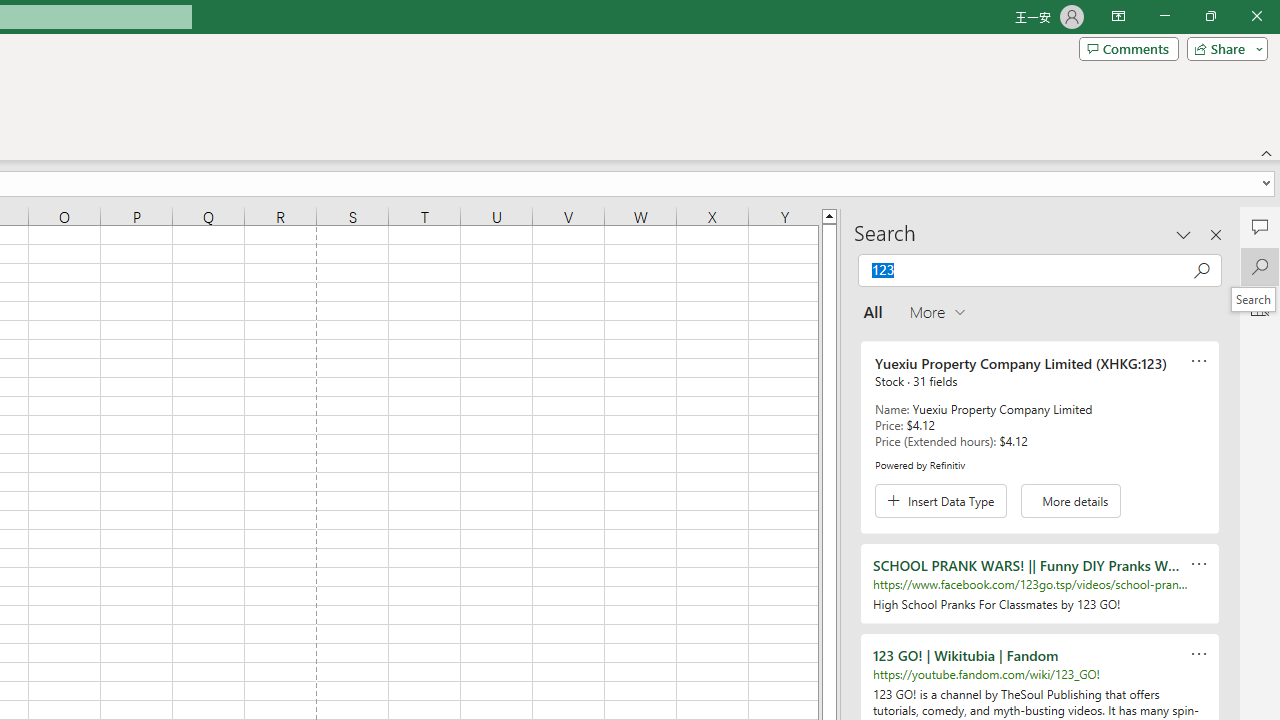 Image resolution: width=1280 pixels, height=720 pixels. I want to click on 'Restore Down', so click(1209, 16).